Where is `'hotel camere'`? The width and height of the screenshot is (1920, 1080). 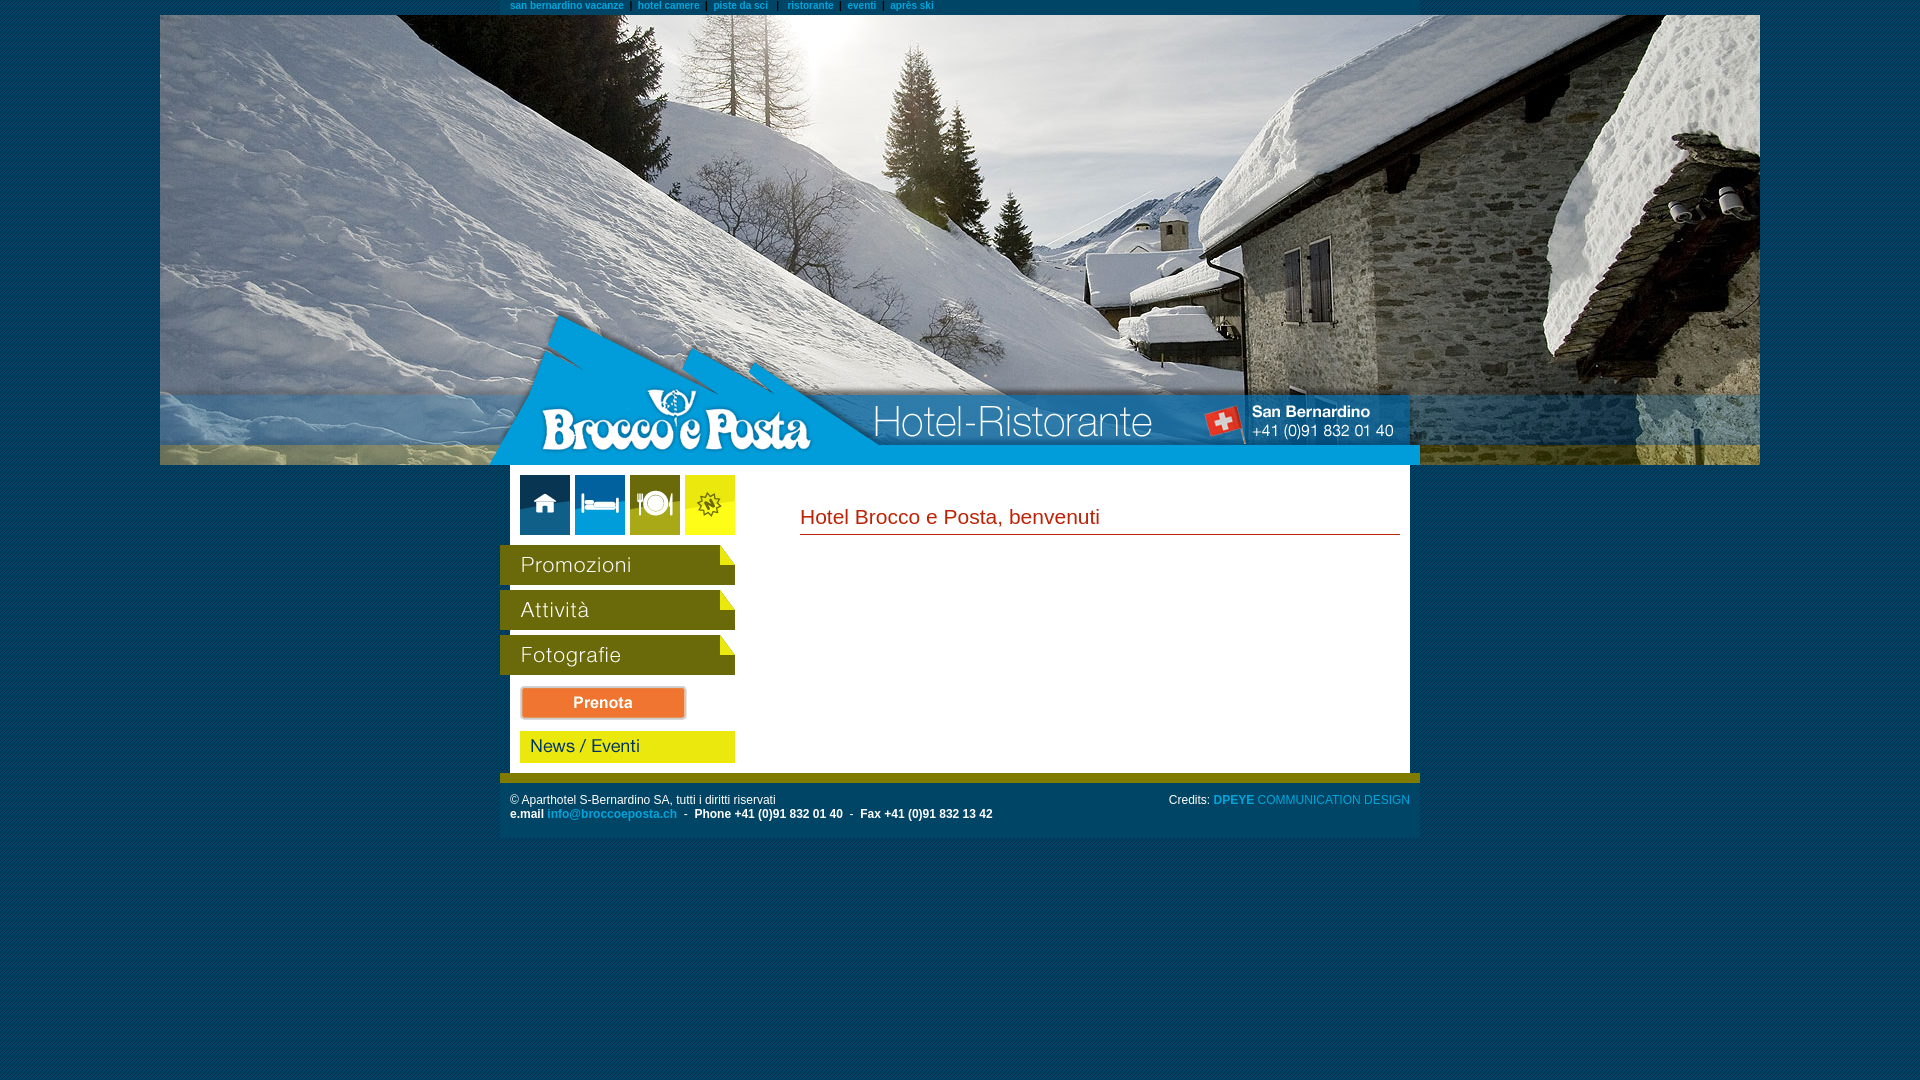
'hotel camere' is located at coordinates (668, 5).